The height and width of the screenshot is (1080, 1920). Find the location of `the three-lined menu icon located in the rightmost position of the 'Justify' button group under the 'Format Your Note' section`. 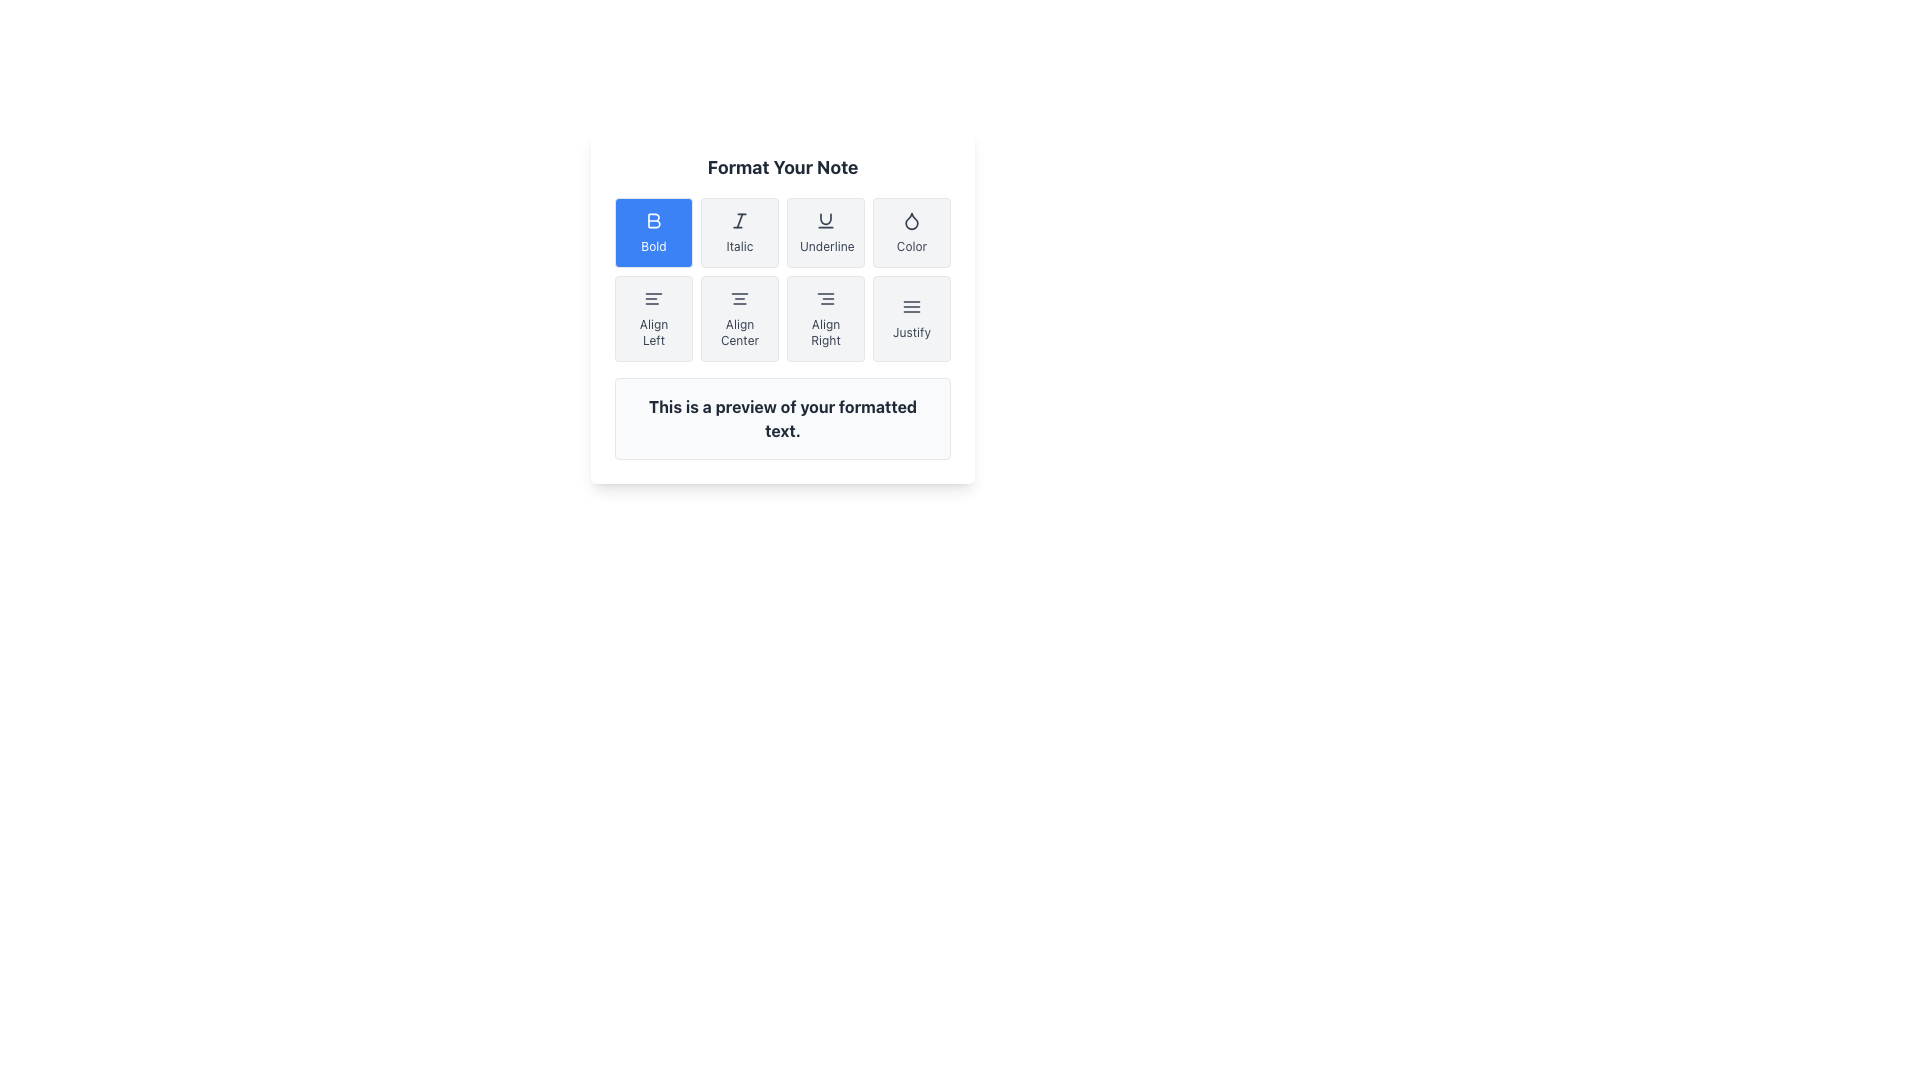

the three-lined menu icon located in the rightmost position of the 'Justify' button group under the 'Format Your Note' section is located at coordinates (911, 307).